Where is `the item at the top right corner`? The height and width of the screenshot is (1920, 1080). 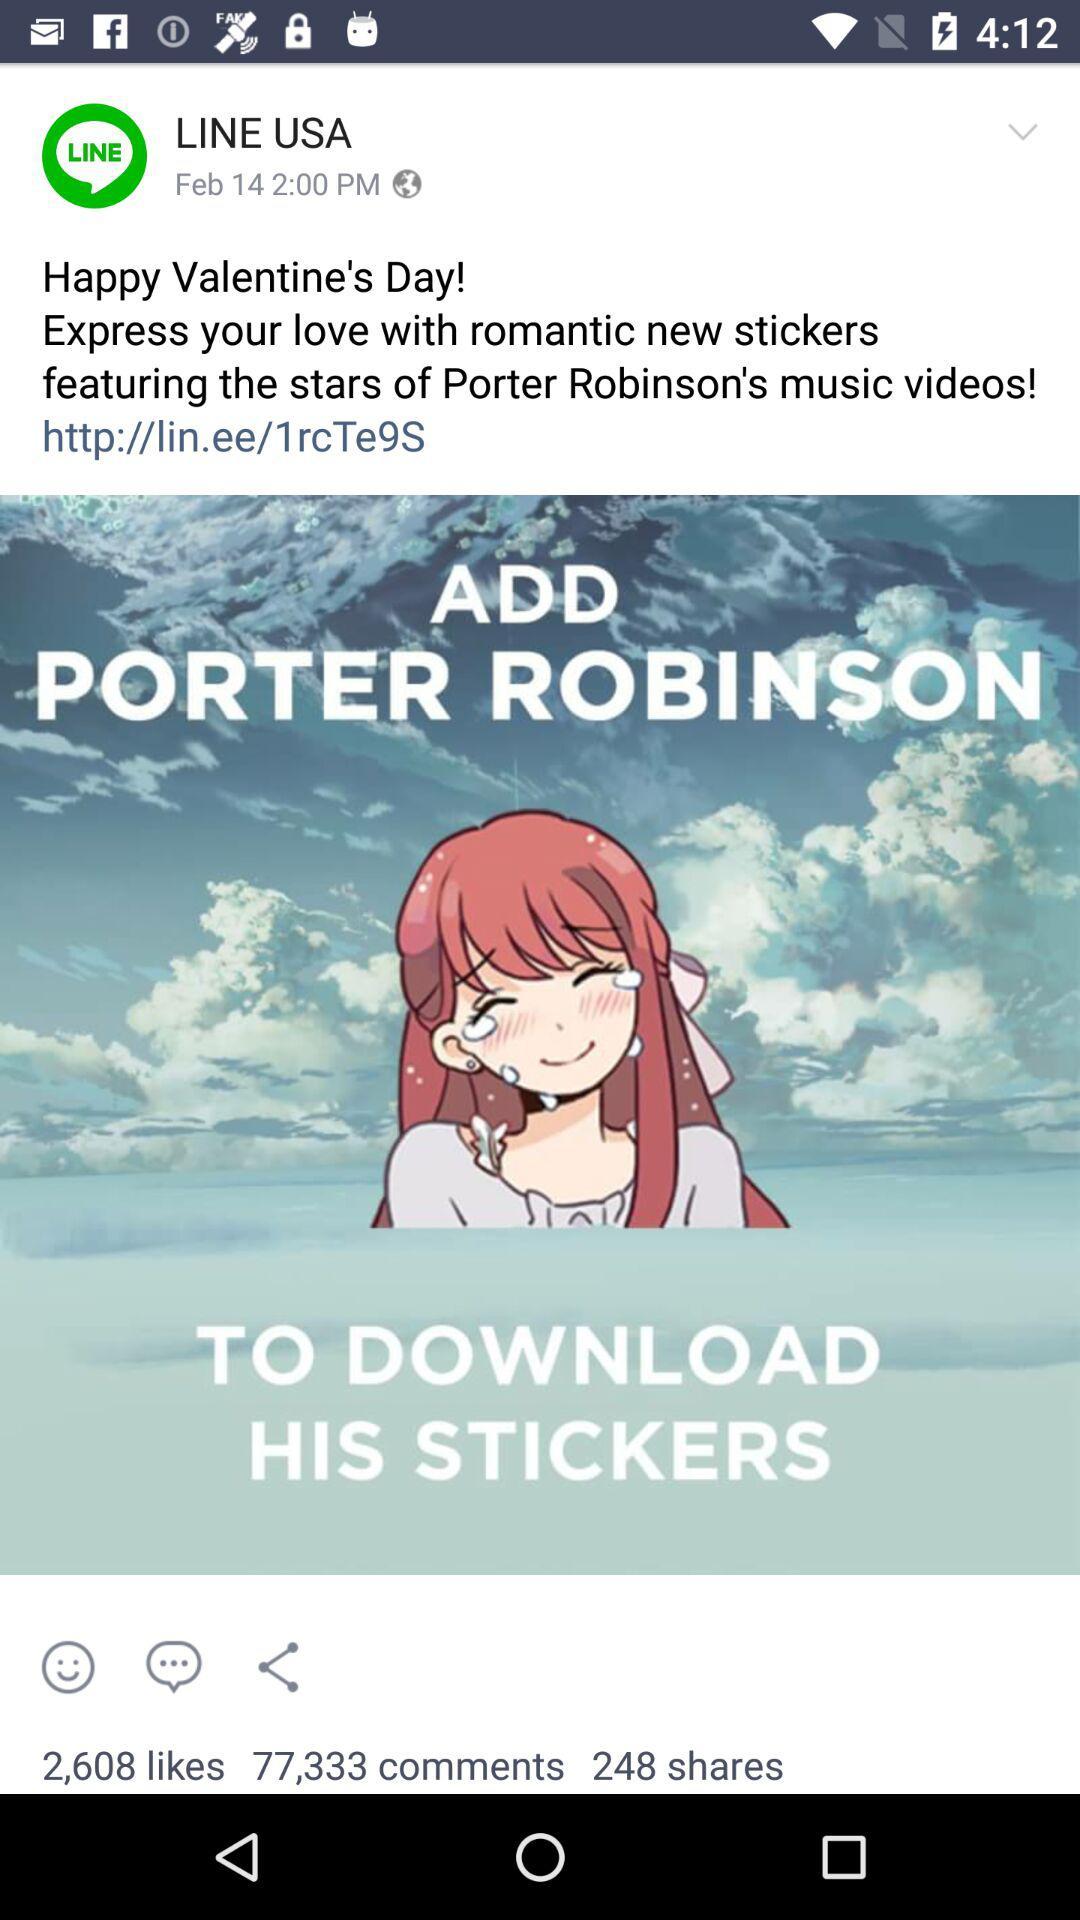
the item at the top right corner is located at coordinates (1029, 154).